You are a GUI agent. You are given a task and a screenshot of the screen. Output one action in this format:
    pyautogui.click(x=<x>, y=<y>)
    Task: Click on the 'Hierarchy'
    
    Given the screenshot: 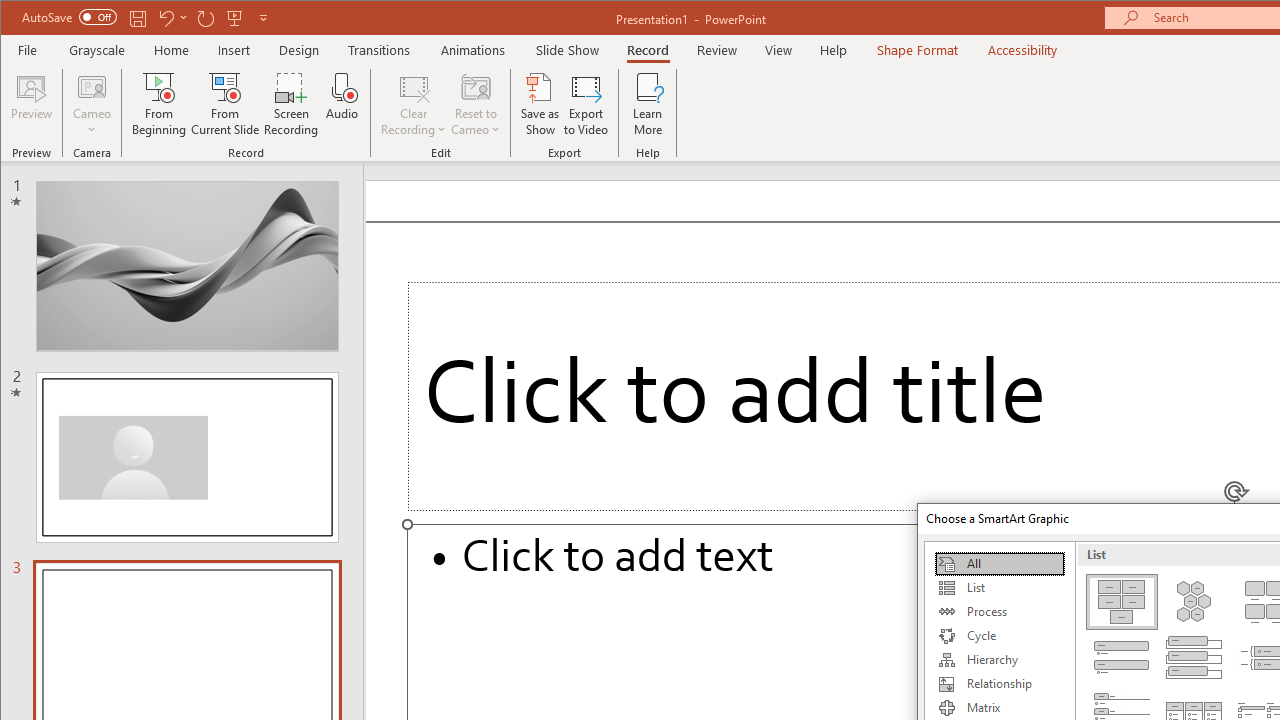 What is the action you would take?
    pyautogui.click(x=999, y=659)
    